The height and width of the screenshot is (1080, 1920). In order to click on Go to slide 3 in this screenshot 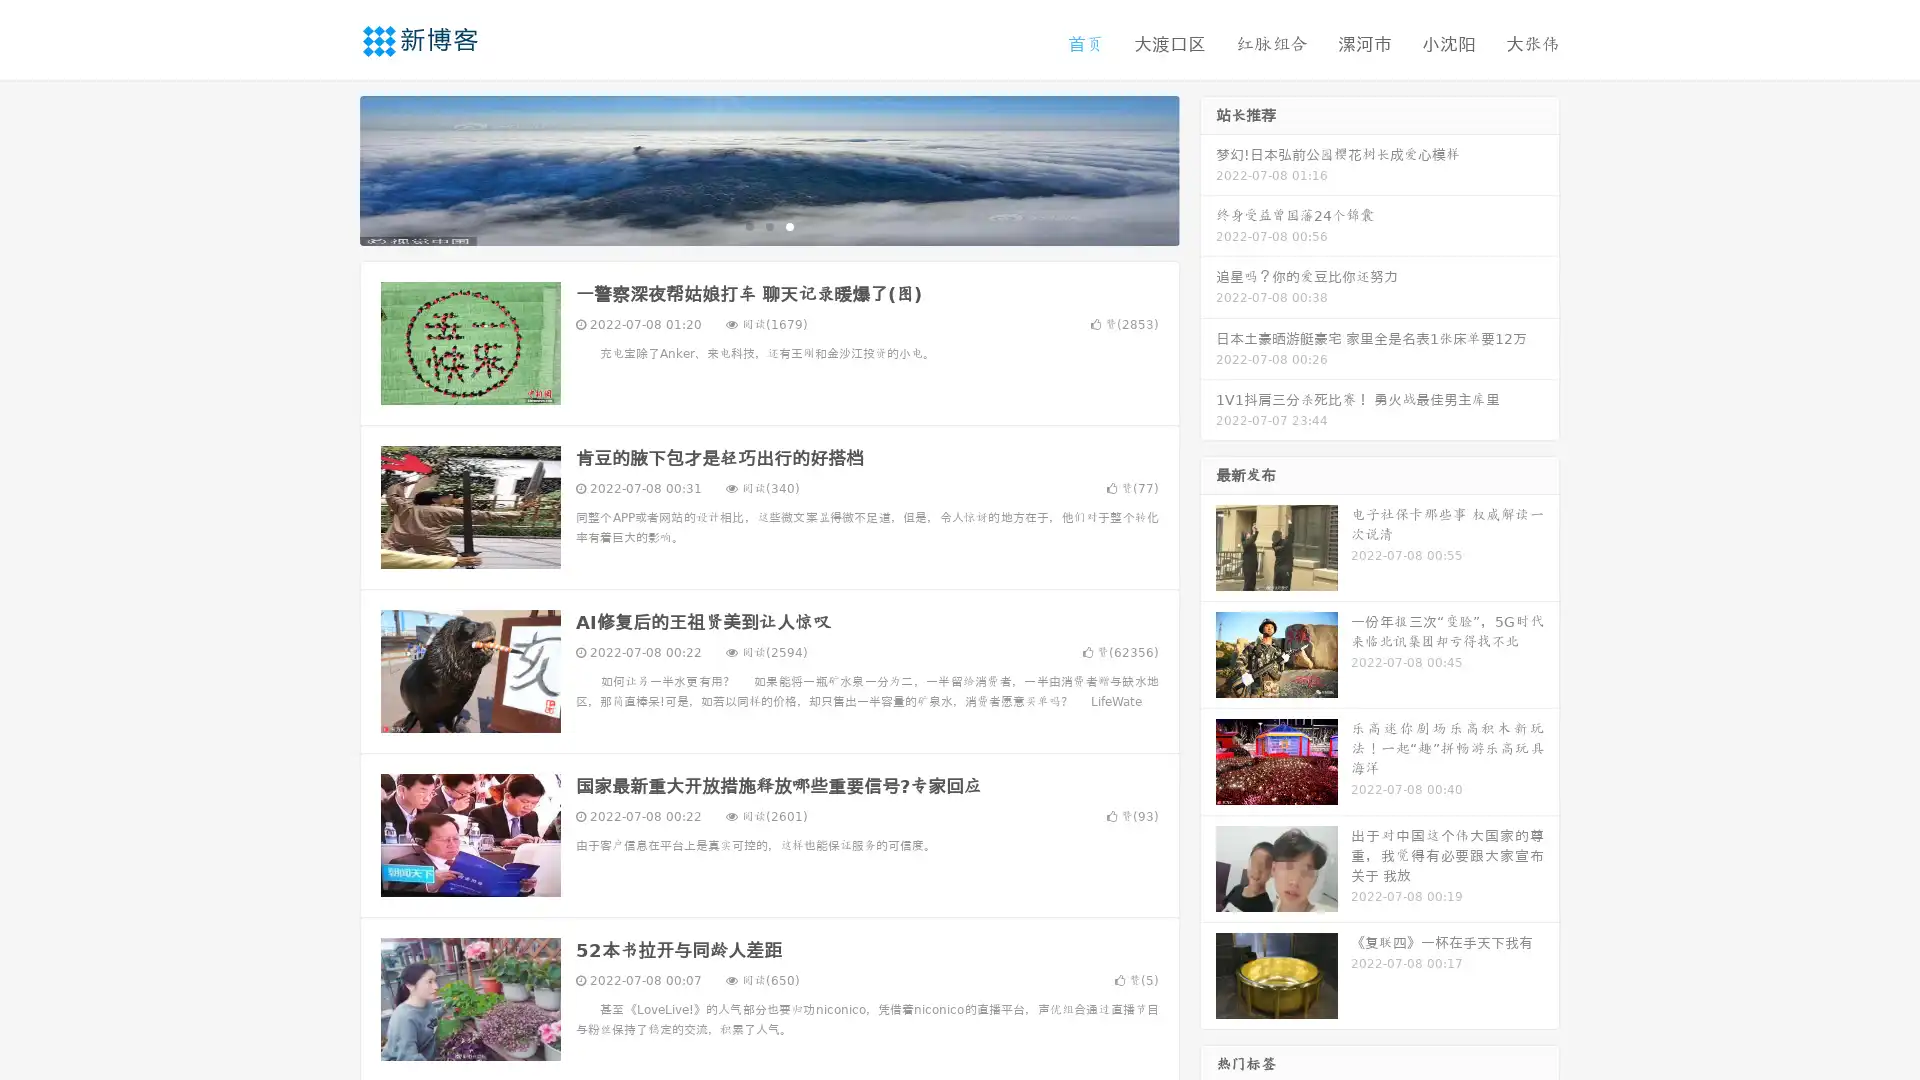, I will do `click(789, 225)`.